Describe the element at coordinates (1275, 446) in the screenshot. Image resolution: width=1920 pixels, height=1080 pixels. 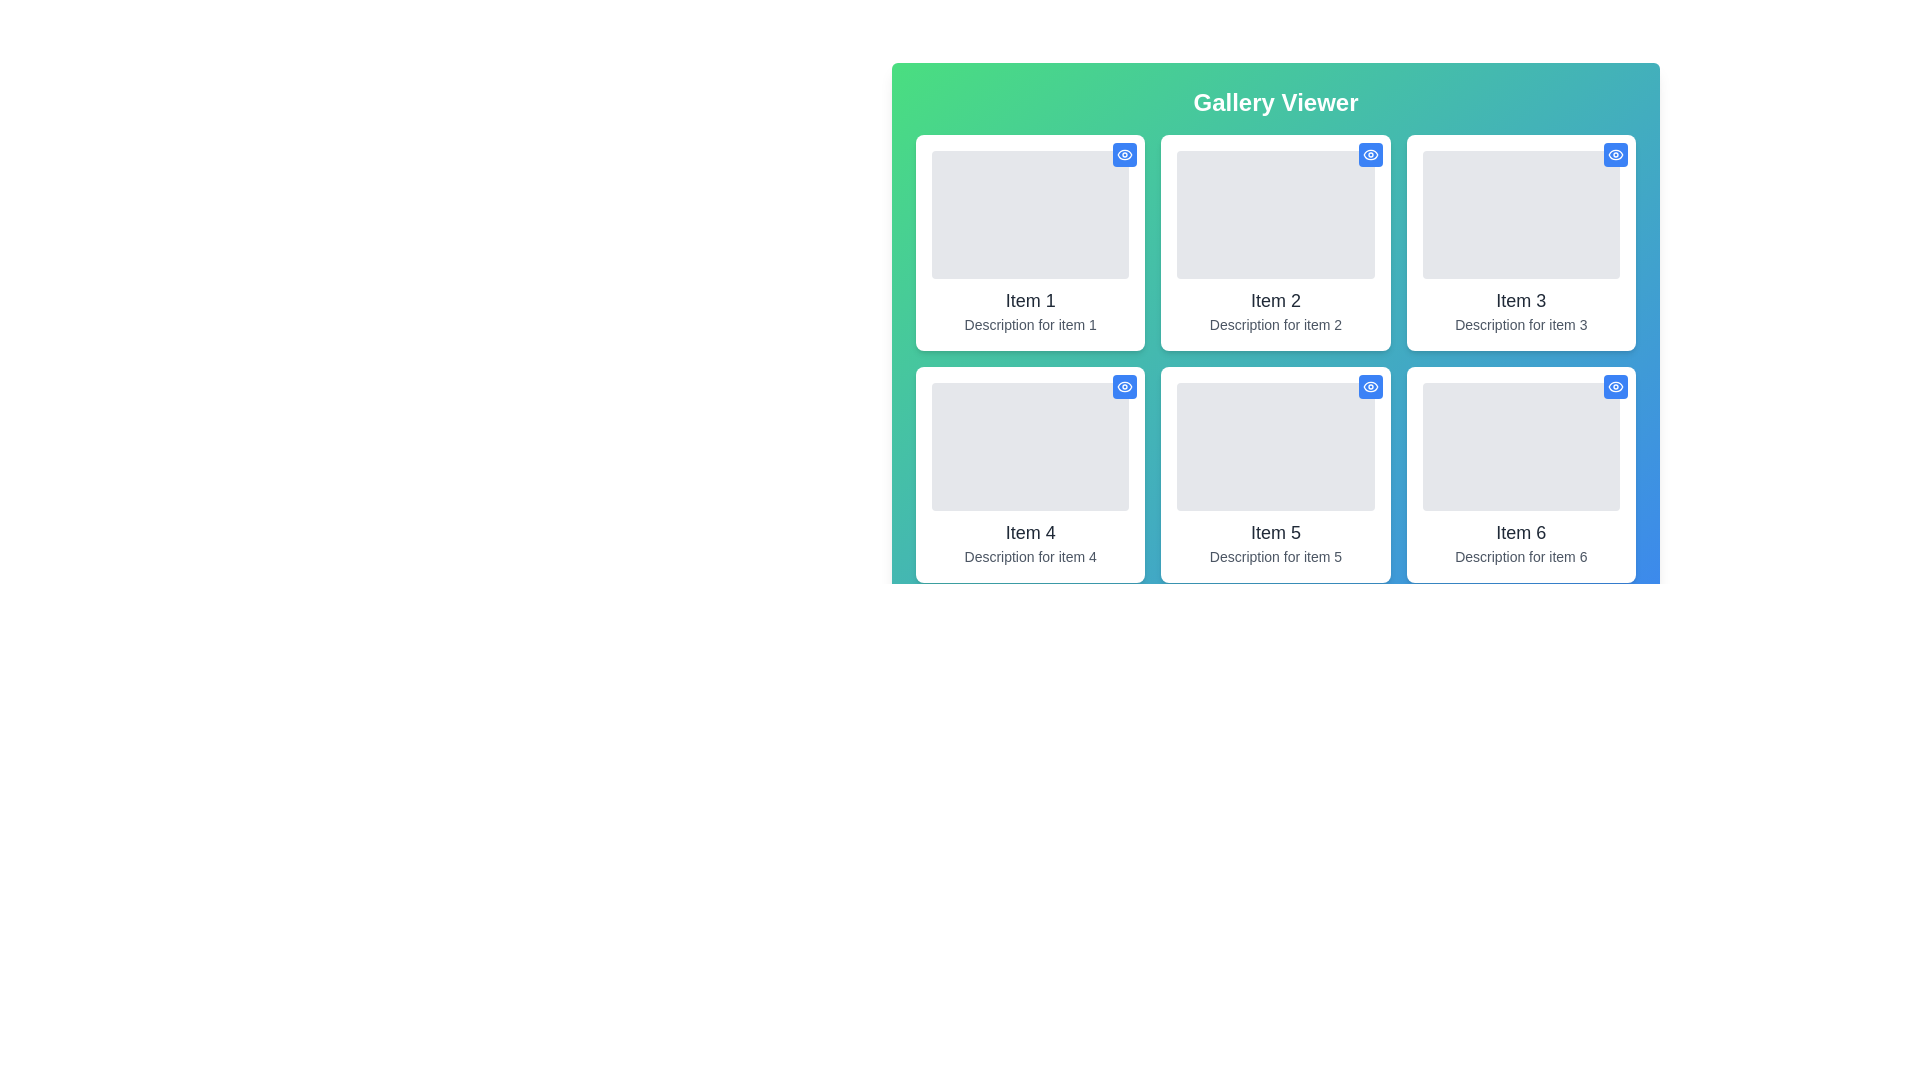
I see `the Placeholder area located in the top portion of the Item 5 card, which is in the third column of the second row in the grid layout` at that location.